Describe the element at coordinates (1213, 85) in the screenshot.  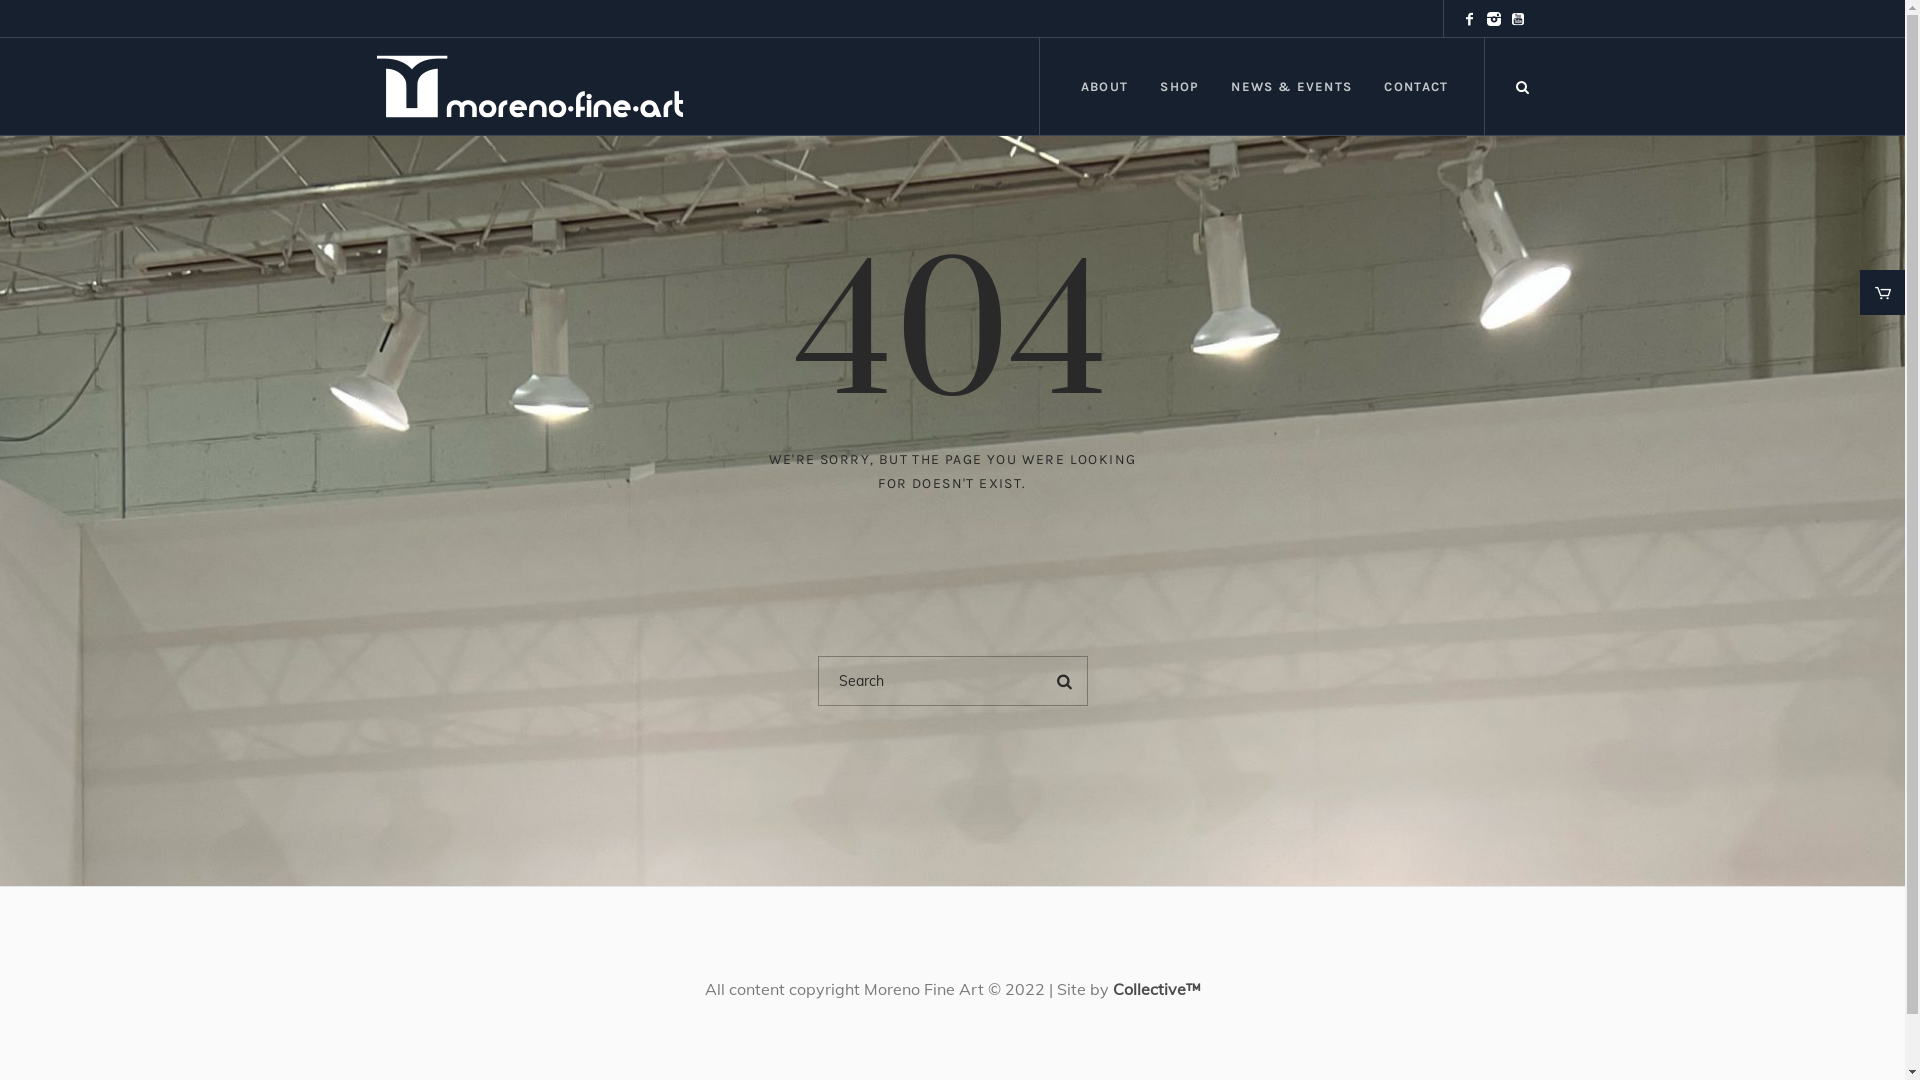
I see `'NEWS & EVENTS'` at that location.